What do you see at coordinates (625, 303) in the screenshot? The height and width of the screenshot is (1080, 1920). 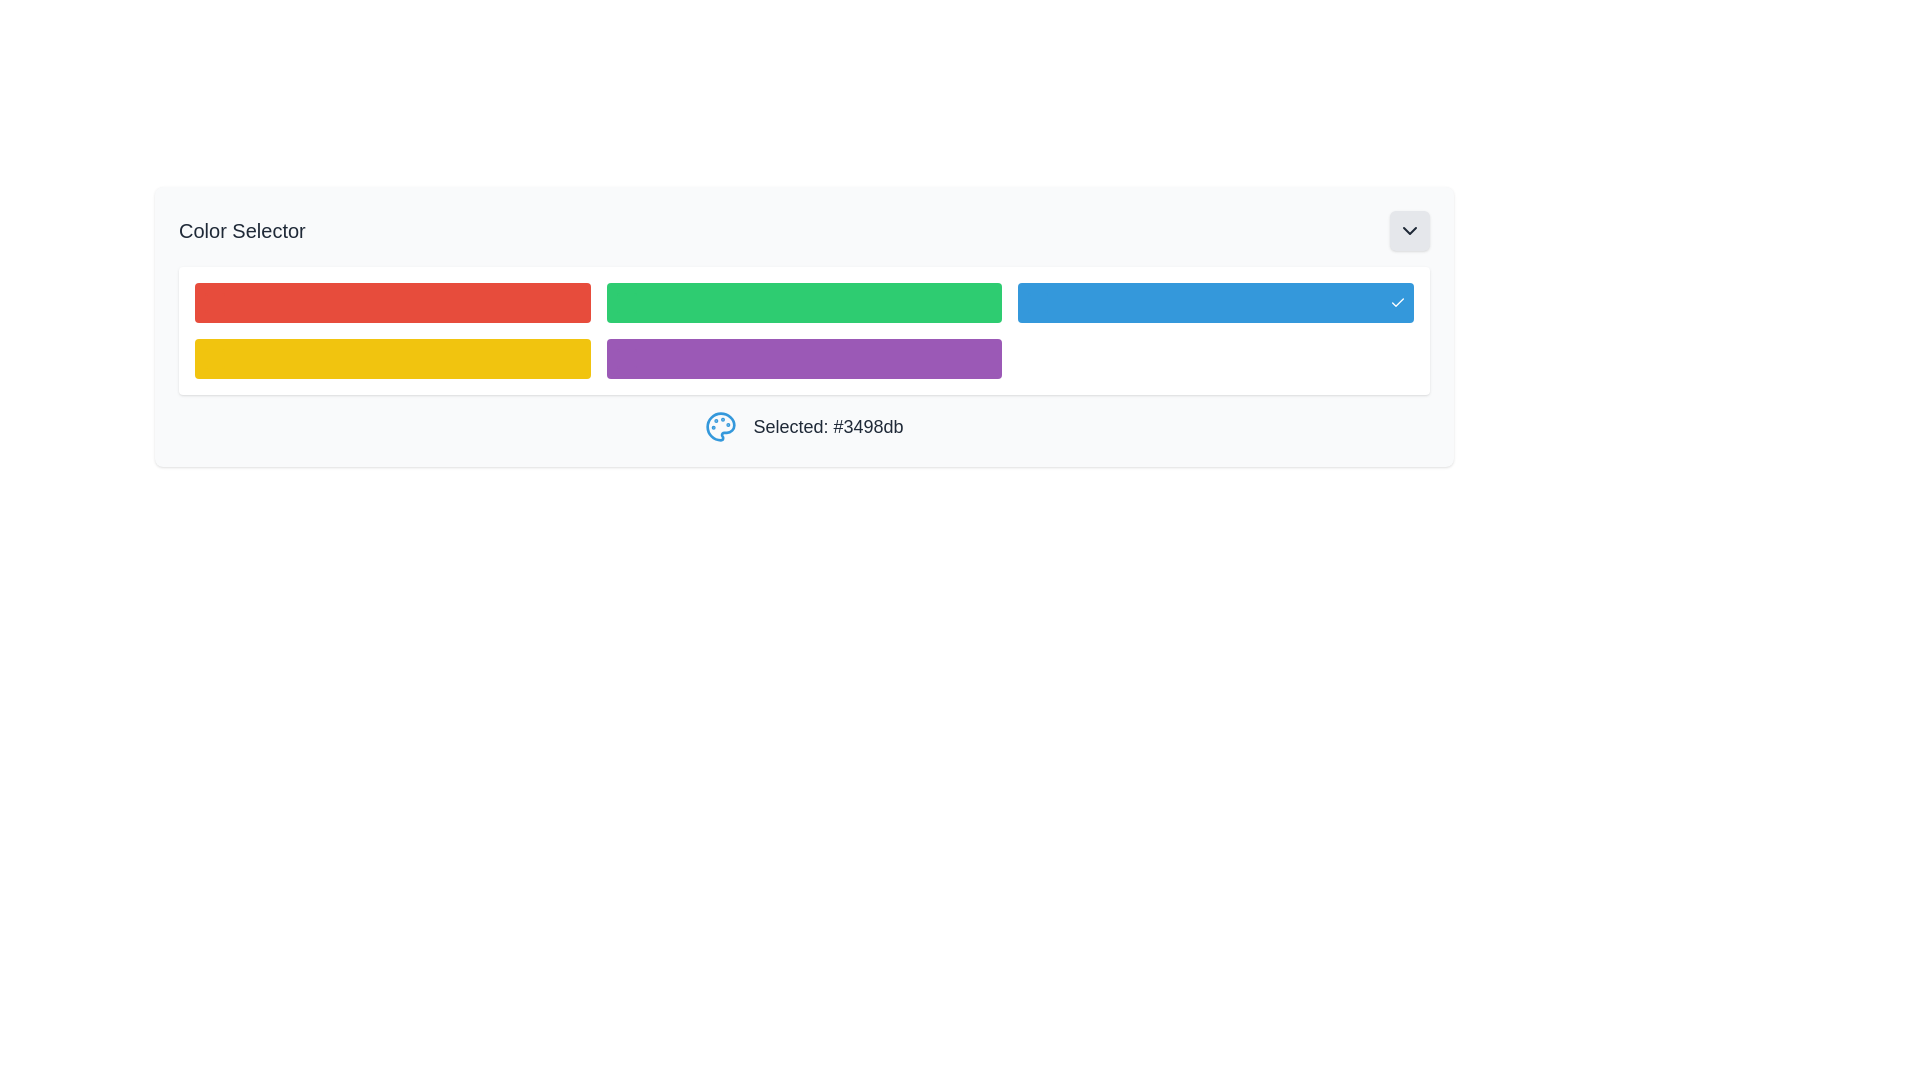 I see `small, green-colored icon resembling a square outline, located within the green button, which is the third button in a sequence of five horizontally-aligned colored buttons` at bounding box center [625, 303].